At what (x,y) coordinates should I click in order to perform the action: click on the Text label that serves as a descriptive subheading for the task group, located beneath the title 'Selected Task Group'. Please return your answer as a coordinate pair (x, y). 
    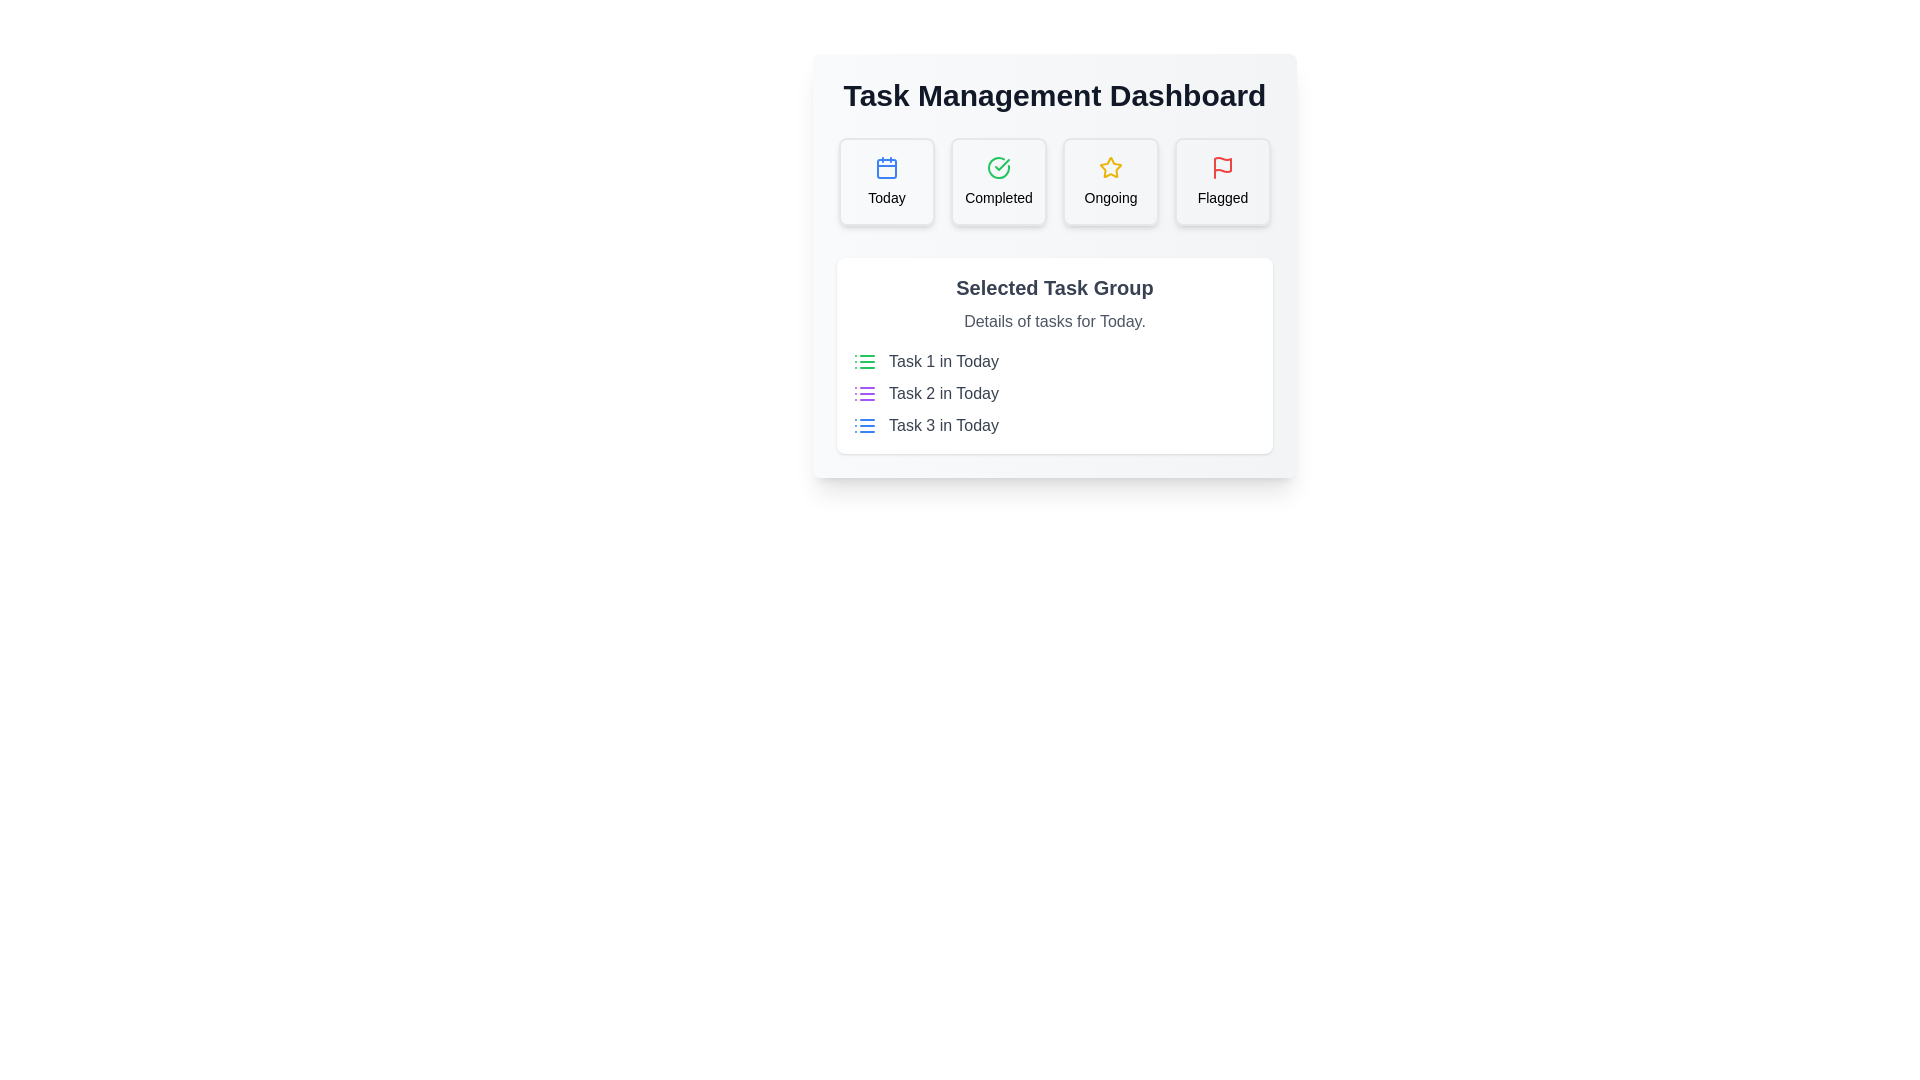
    Looking at the image, I should click on (1054, 320).